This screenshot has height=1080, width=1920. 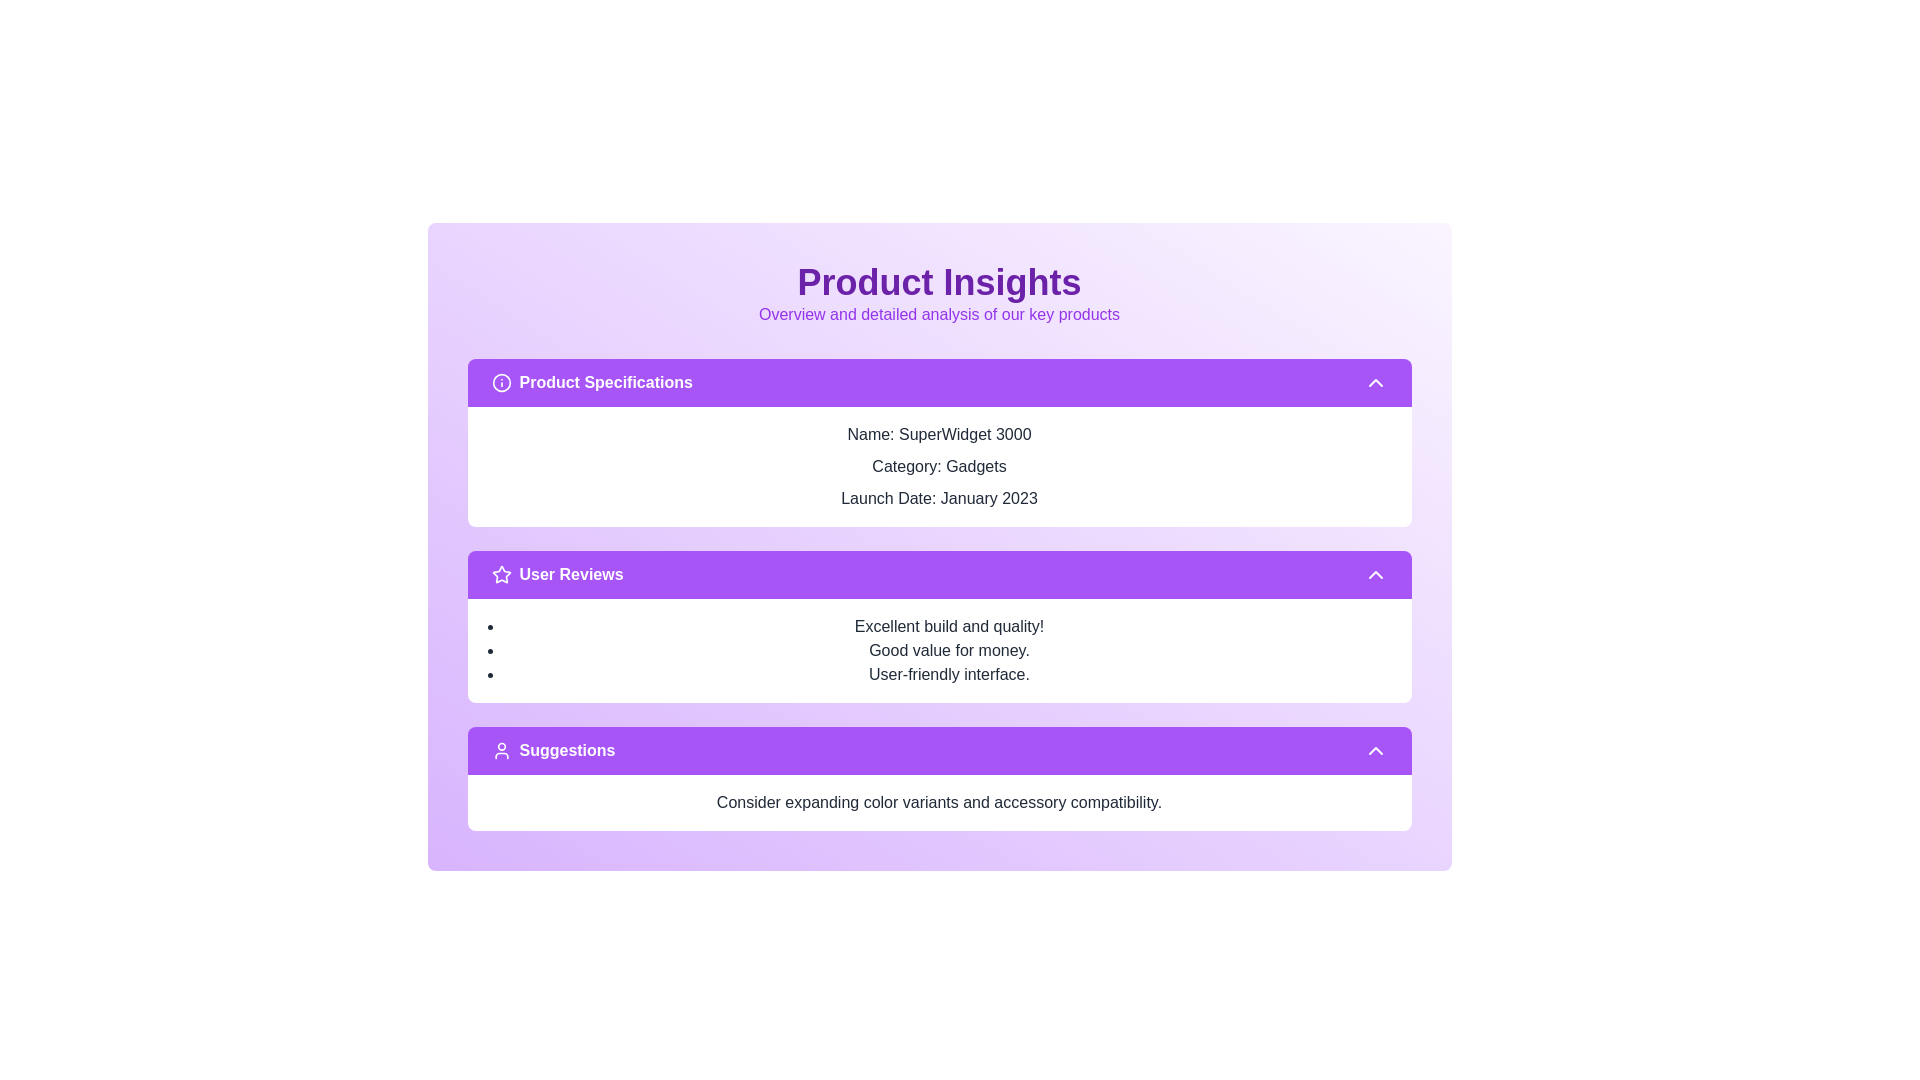 What do you see at coordinates (938, 497) in the screenshot?
I see `the text block that displays 'Launch Date: January 2023.' This text is the third item in a vertical list under 'Product Specifications.'` at bounding box center [938, 497].